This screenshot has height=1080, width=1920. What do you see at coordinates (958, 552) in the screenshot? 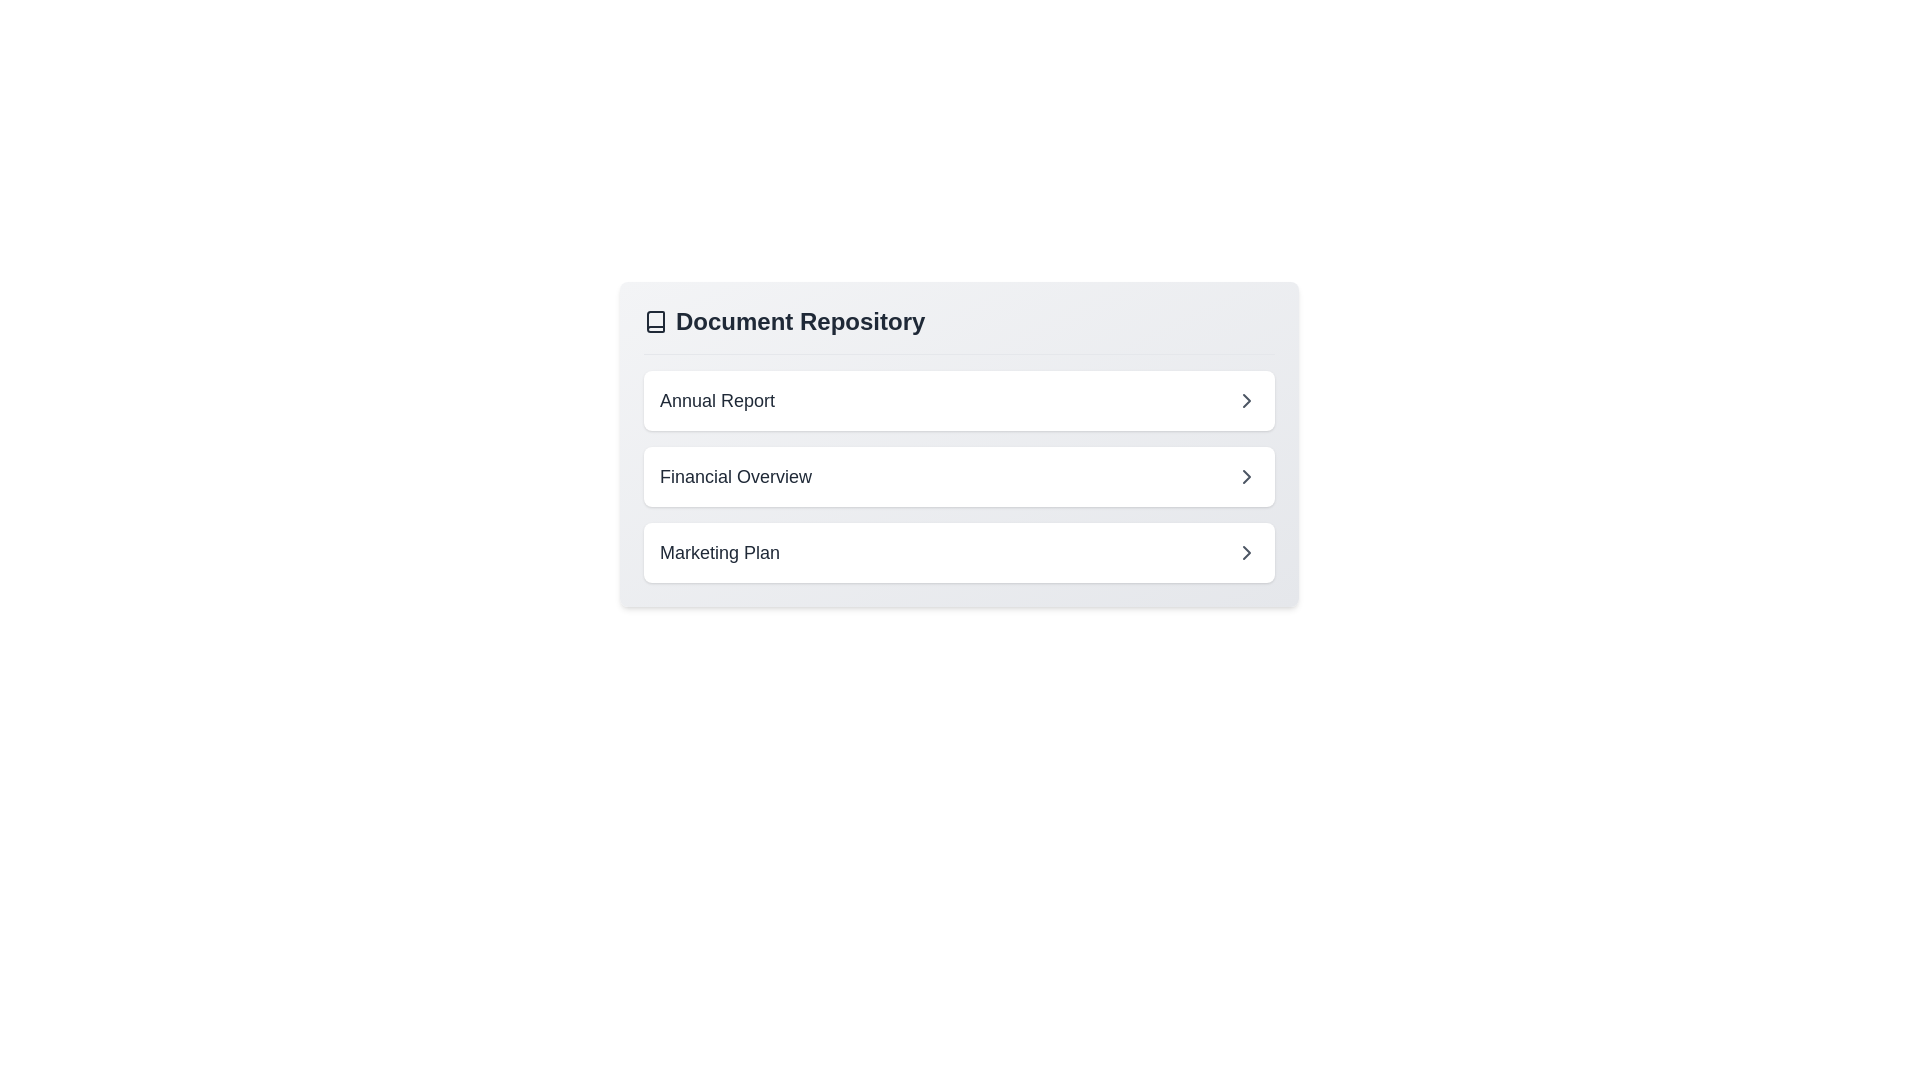
I see `the third clickable list item in the menu labeled 'Marketing Plan'` at bounding box center [958, 552].